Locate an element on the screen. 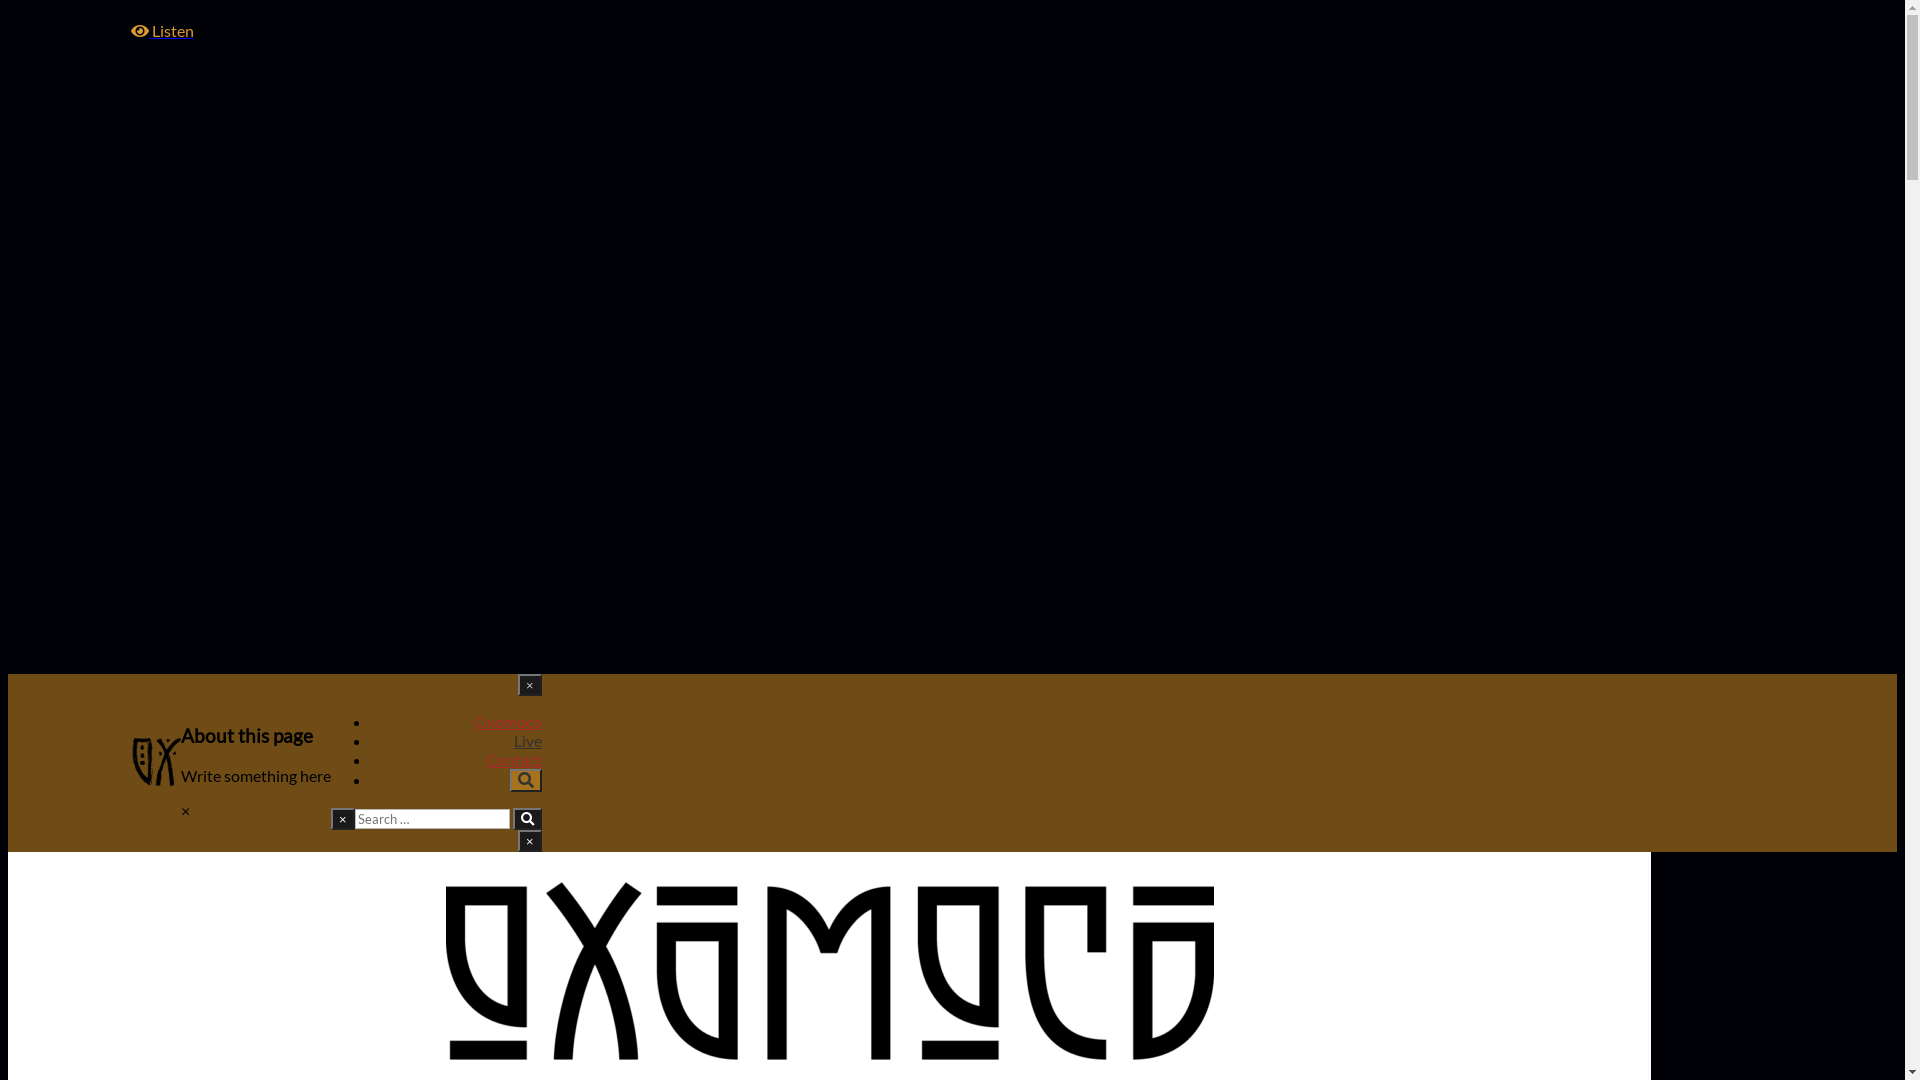 This screenshot has width=1920, height=1080. 'Oxomoco' is located at coordinates (473, 721).